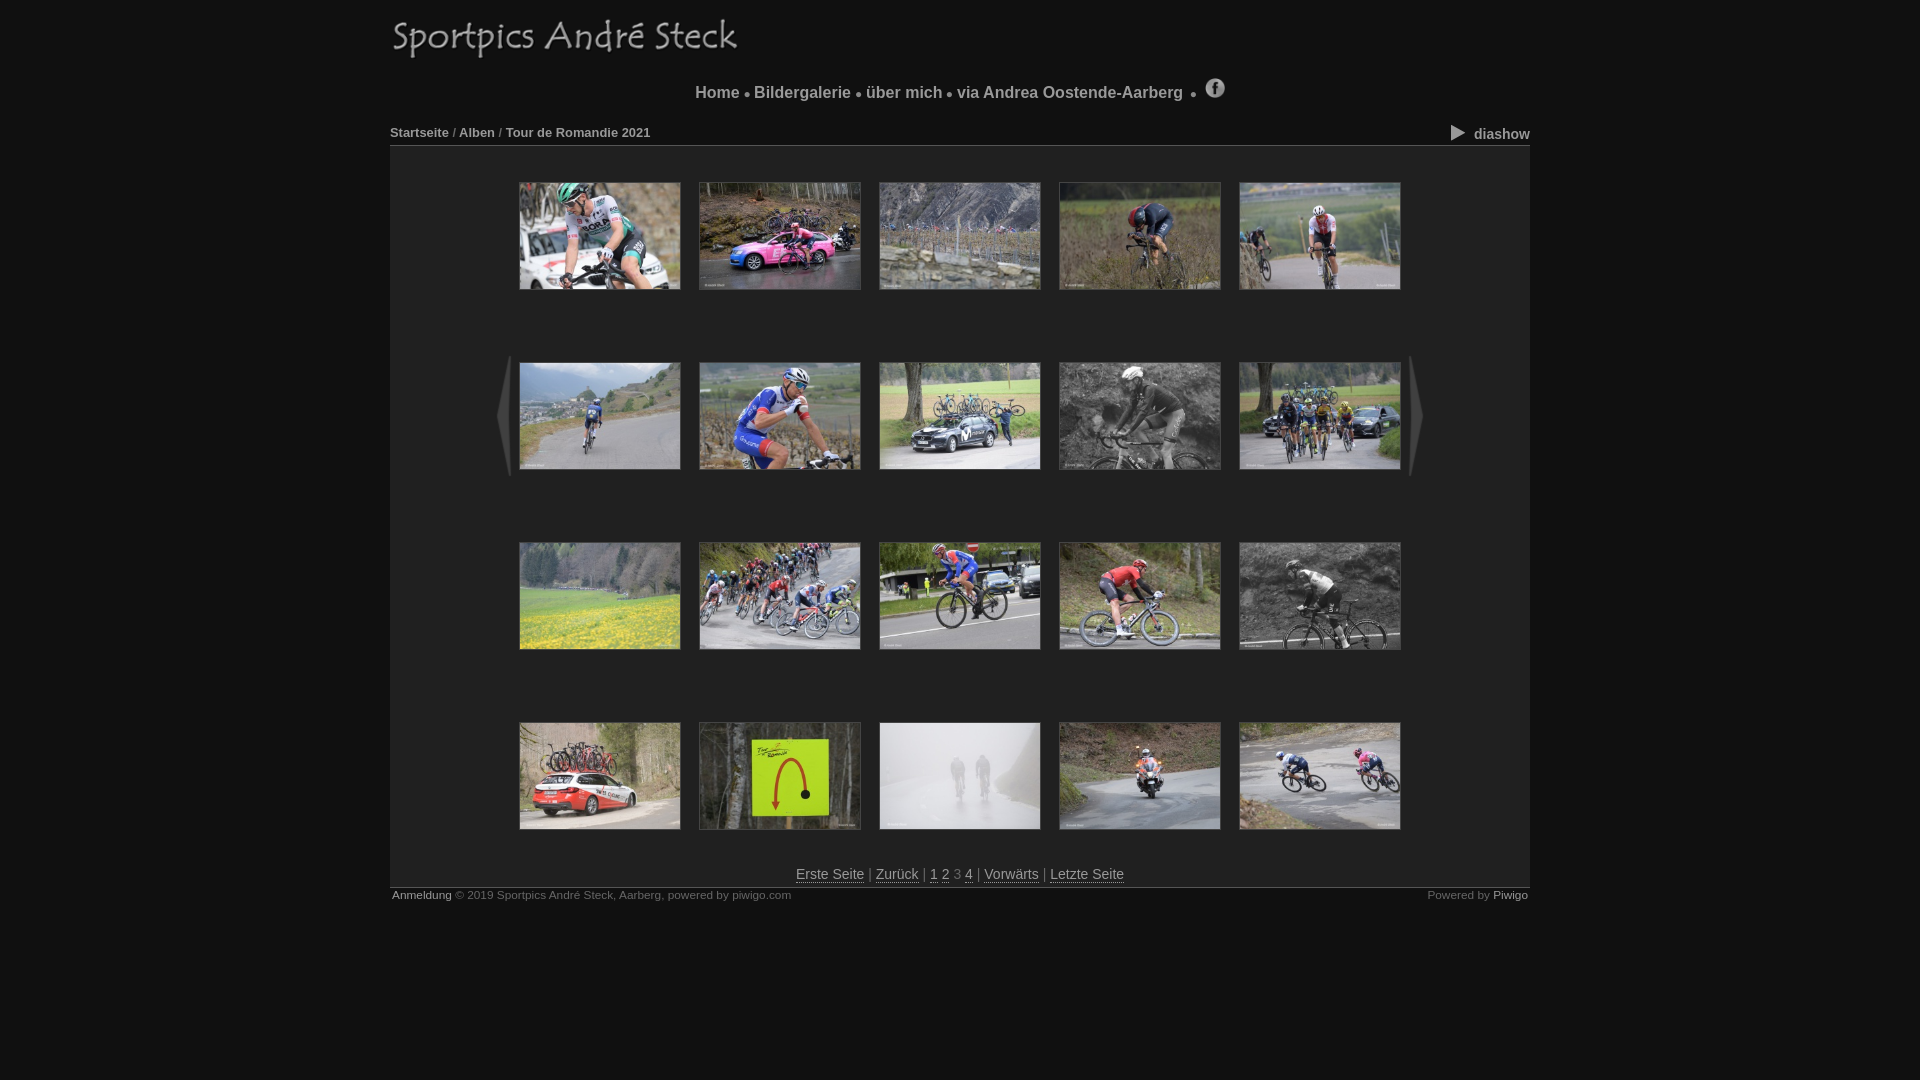 Image resolution: width=1920 pixels, height=1080 pixels. I want to click on '2', so click(944, 873).